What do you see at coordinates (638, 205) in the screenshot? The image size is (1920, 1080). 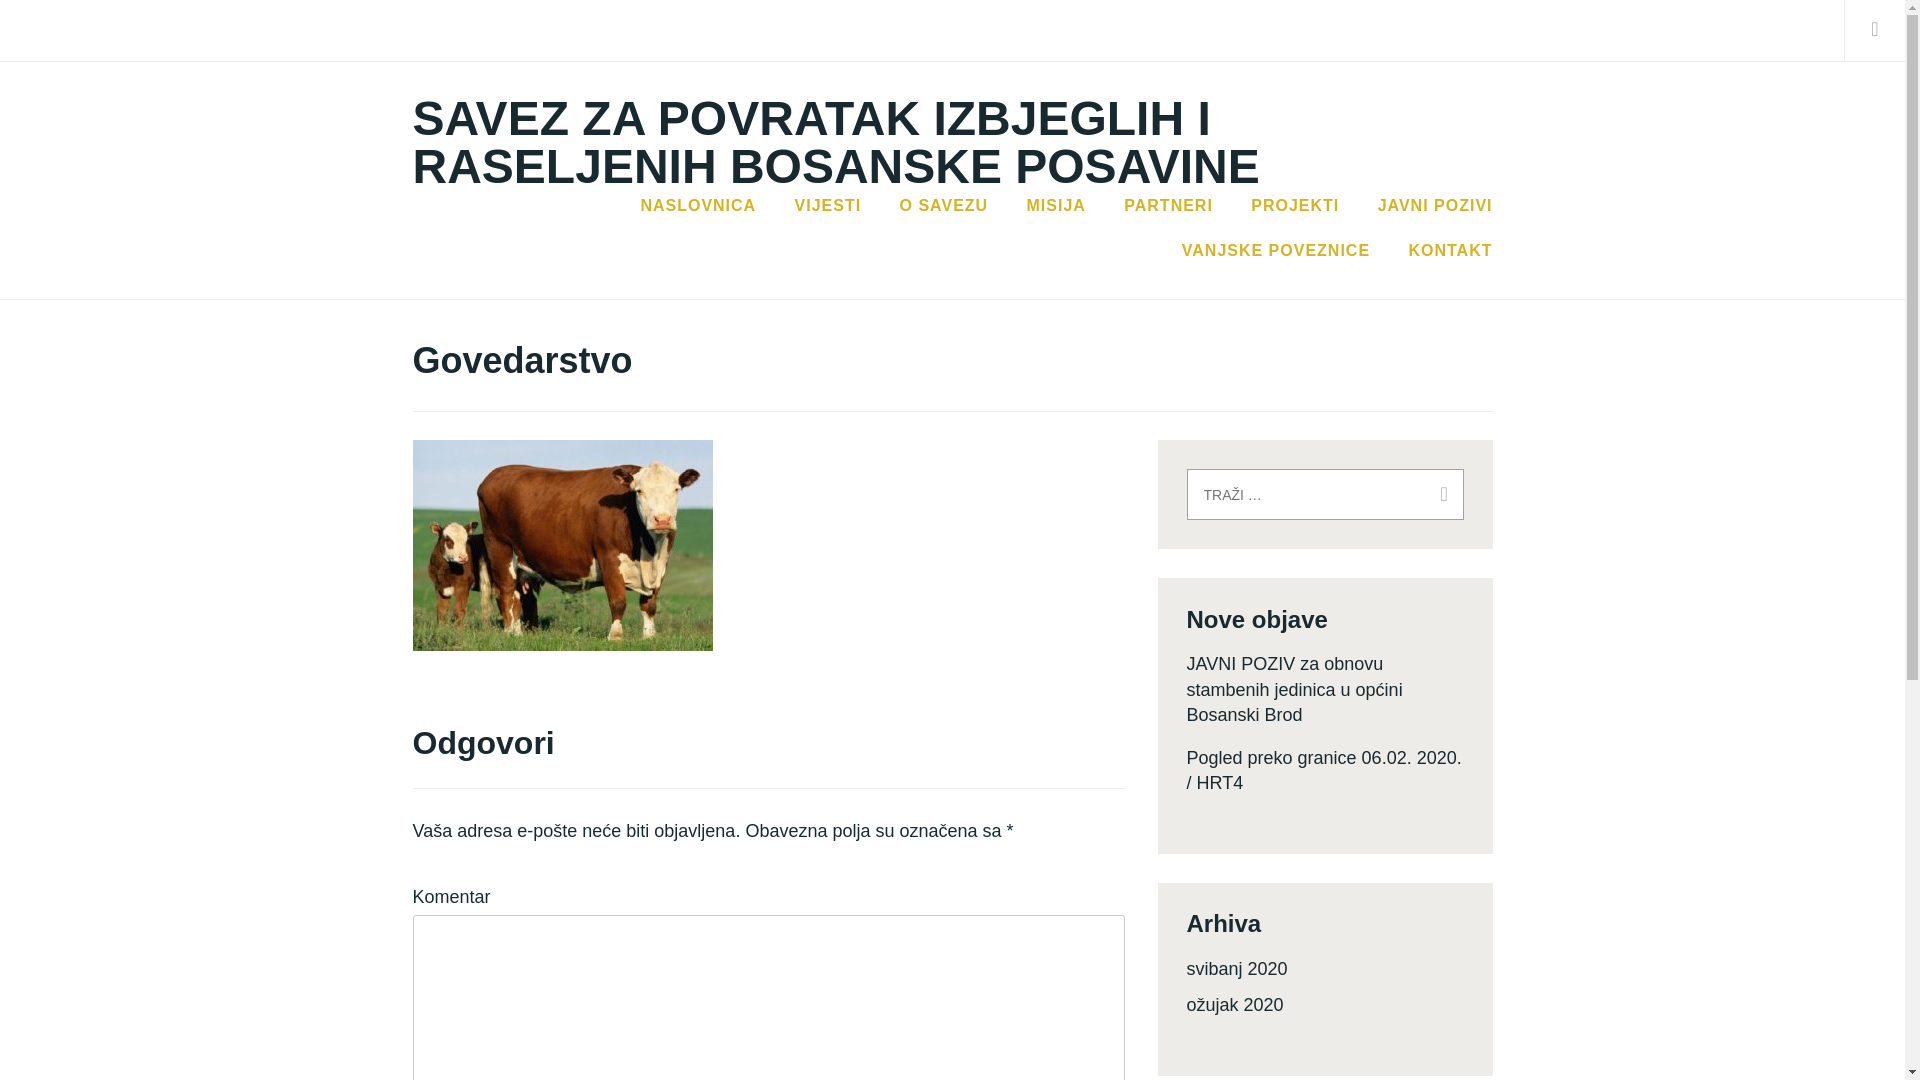 I see `'NASLOVNICA'` at bounding box center [638, 205].